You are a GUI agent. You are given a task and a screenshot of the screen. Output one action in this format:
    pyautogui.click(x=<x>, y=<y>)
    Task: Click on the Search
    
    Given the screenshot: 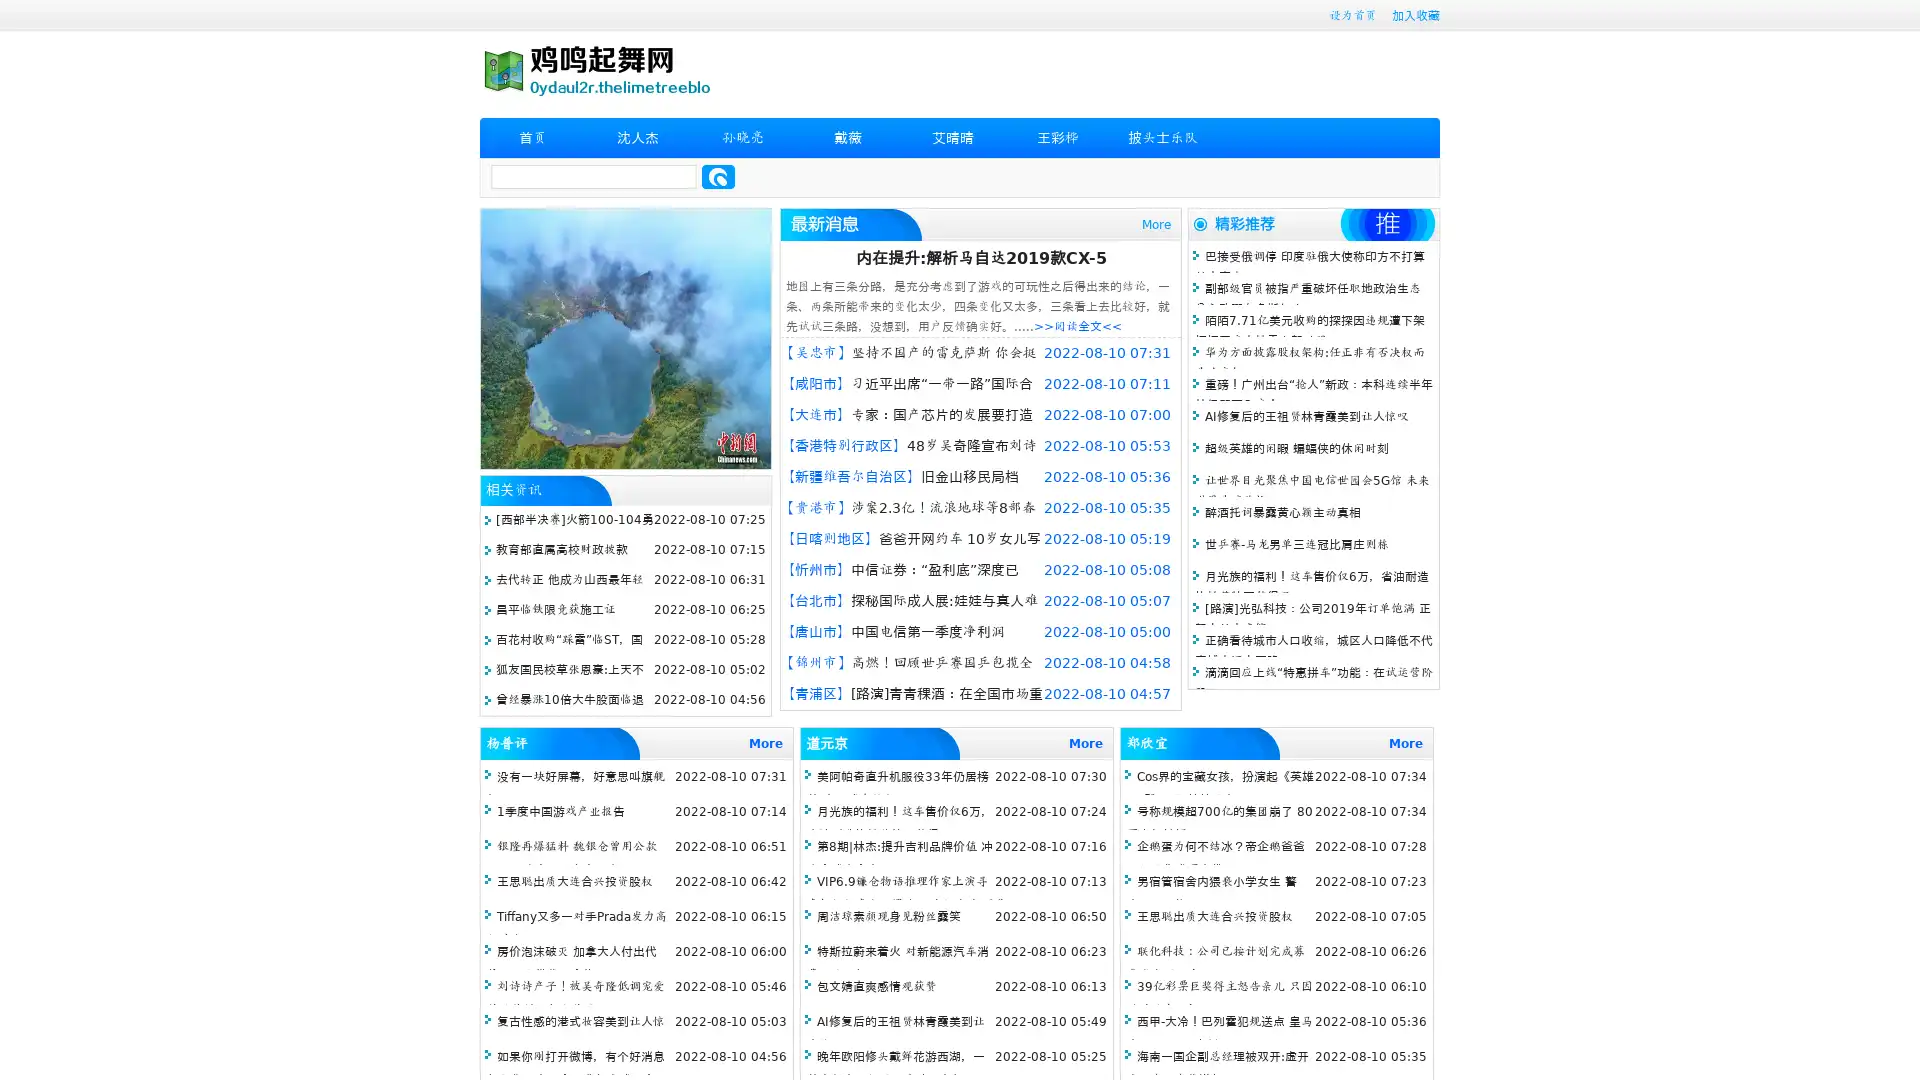 What is the action you would take?
    pyautogui.click(x=718, y=176)
    